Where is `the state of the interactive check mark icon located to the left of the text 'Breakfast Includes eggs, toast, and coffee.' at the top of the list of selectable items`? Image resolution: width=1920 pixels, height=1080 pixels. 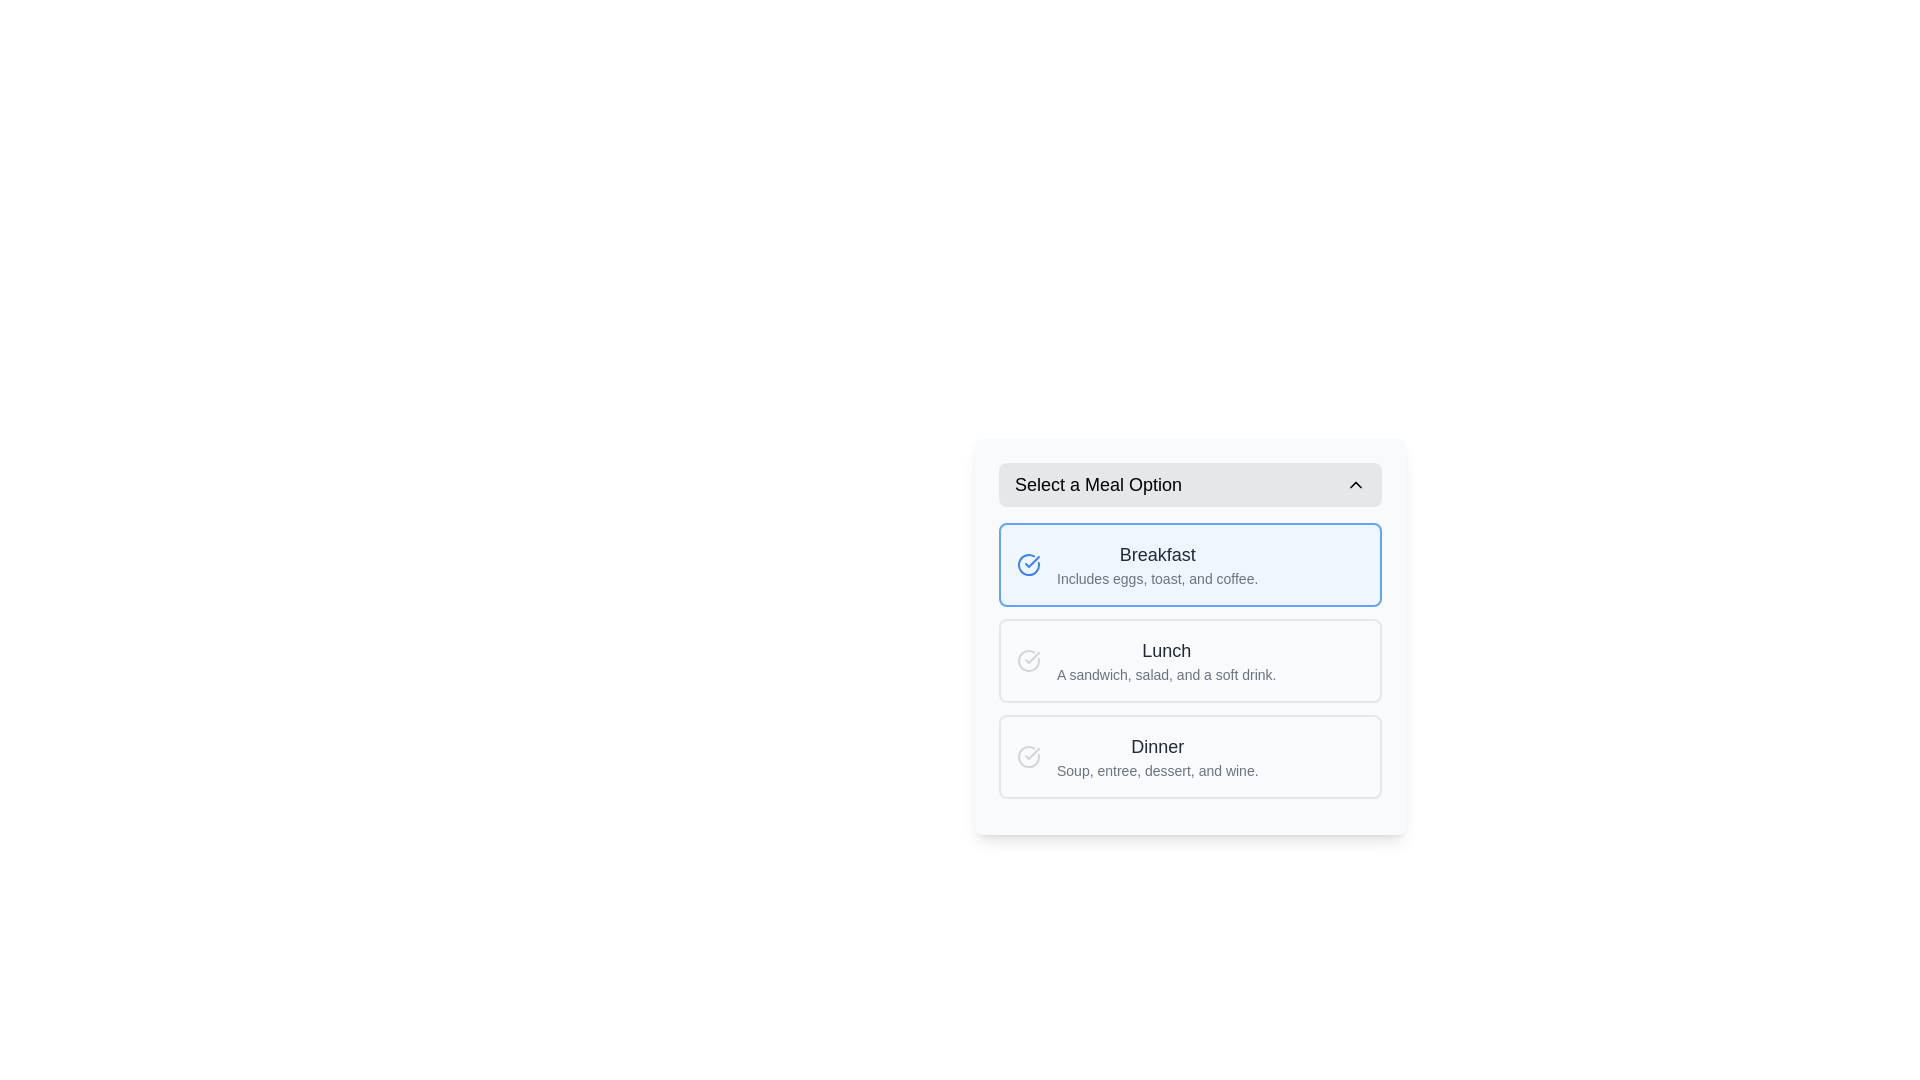 the state of the interactive check mark icon located to the left of the text 'Breakfast Includes eggs, toast, and coffee.' at the top of the list of selectable items is located at coordinates (1028, 564).